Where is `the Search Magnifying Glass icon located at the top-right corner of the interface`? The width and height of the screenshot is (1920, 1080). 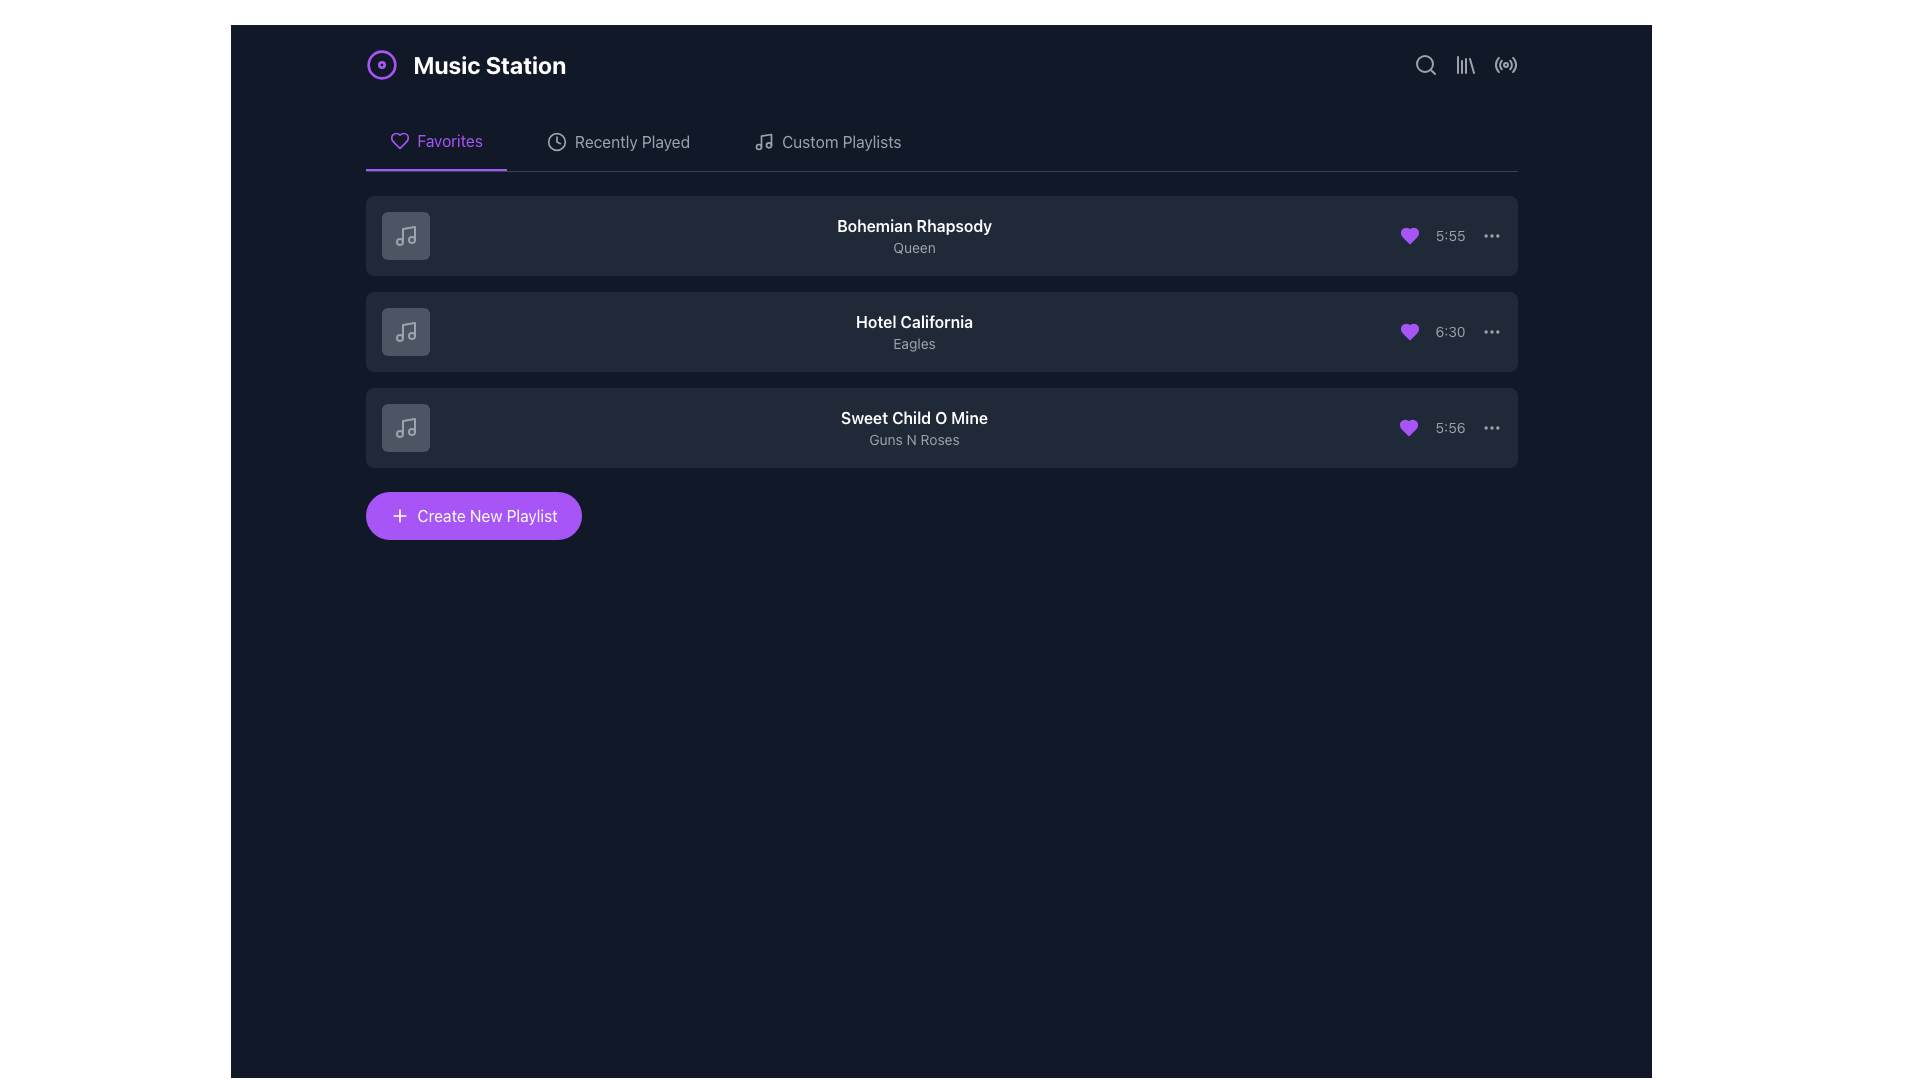 the Search Magnifying Glass icon located at the top-right corner of the interface is located at coordinates (1424, 64).